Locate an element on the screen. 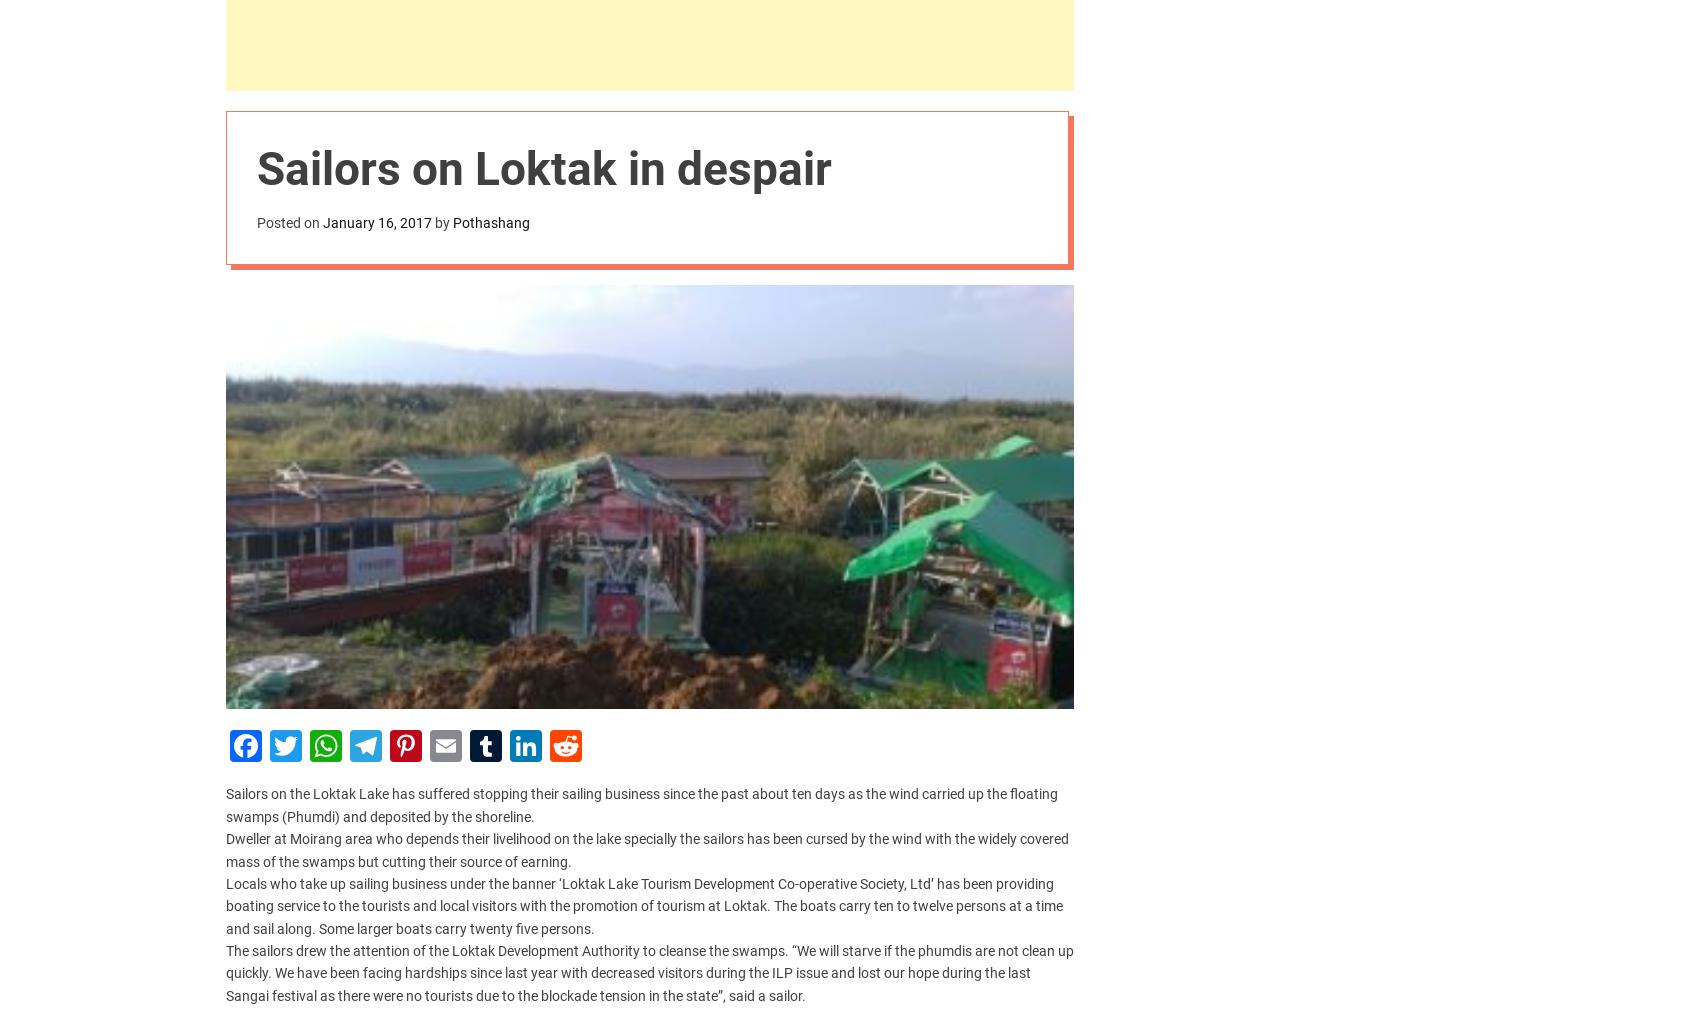  'pothashang@gmail.com' is located at coordinates (302, 821).